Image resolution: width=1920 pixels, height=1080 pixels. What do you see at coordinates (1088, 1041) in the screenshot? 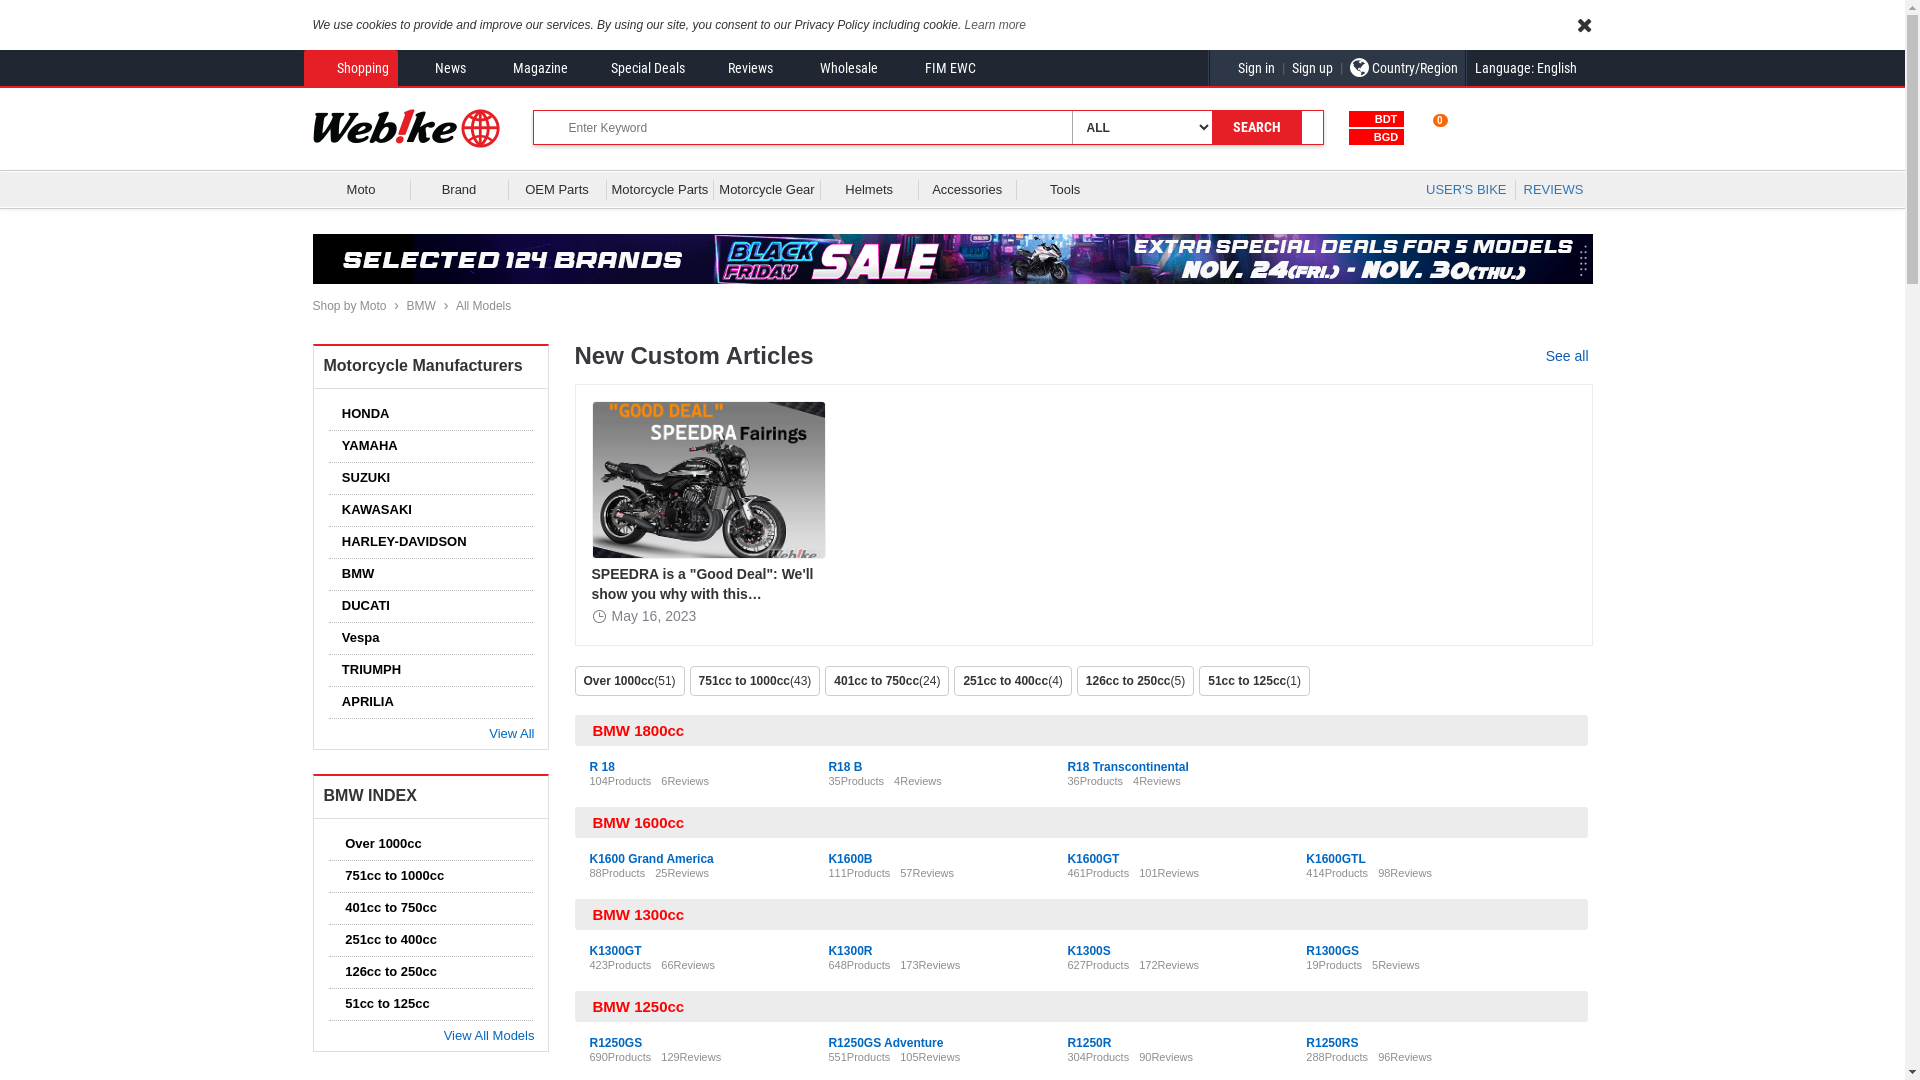
I see `'R1250R'` at bounding box center [1088, 1041].